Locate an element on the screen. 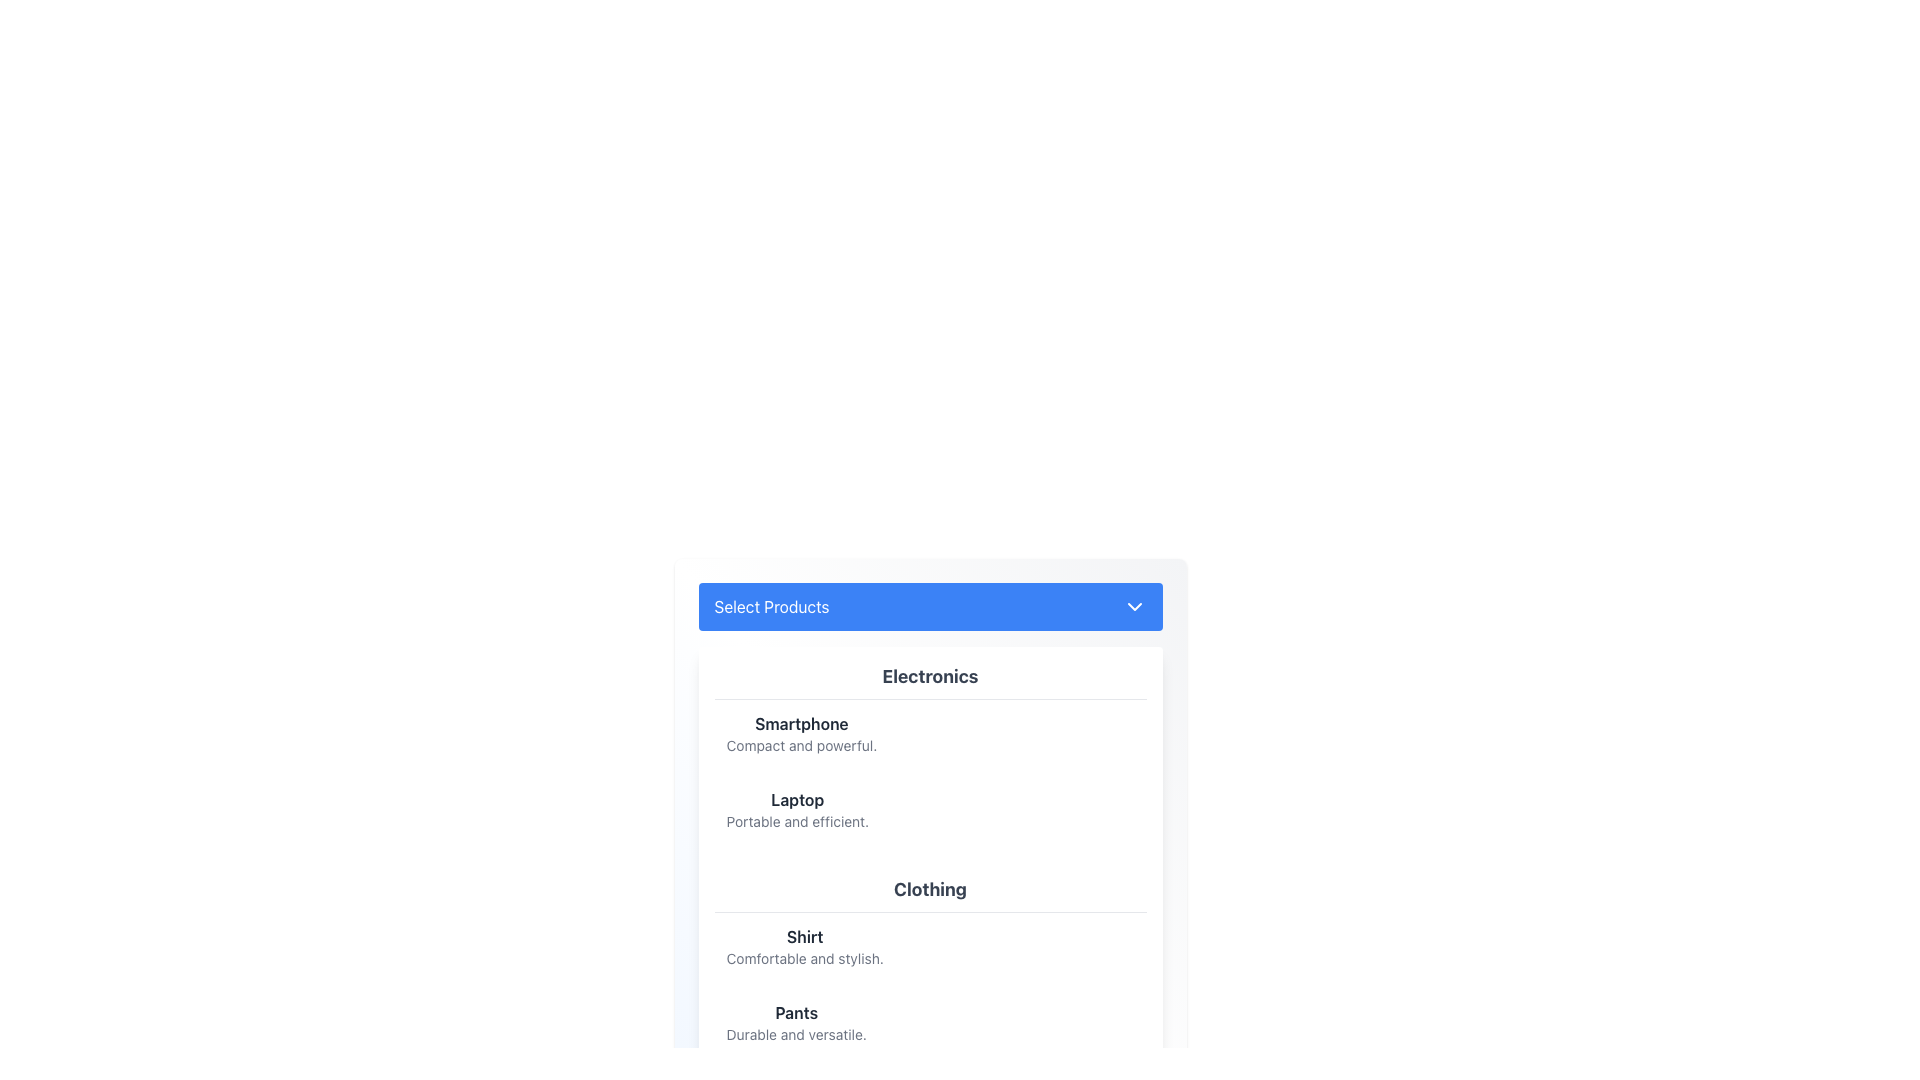  the 'Shirt' item in the Clothing section is located at coordinates (929, 983).